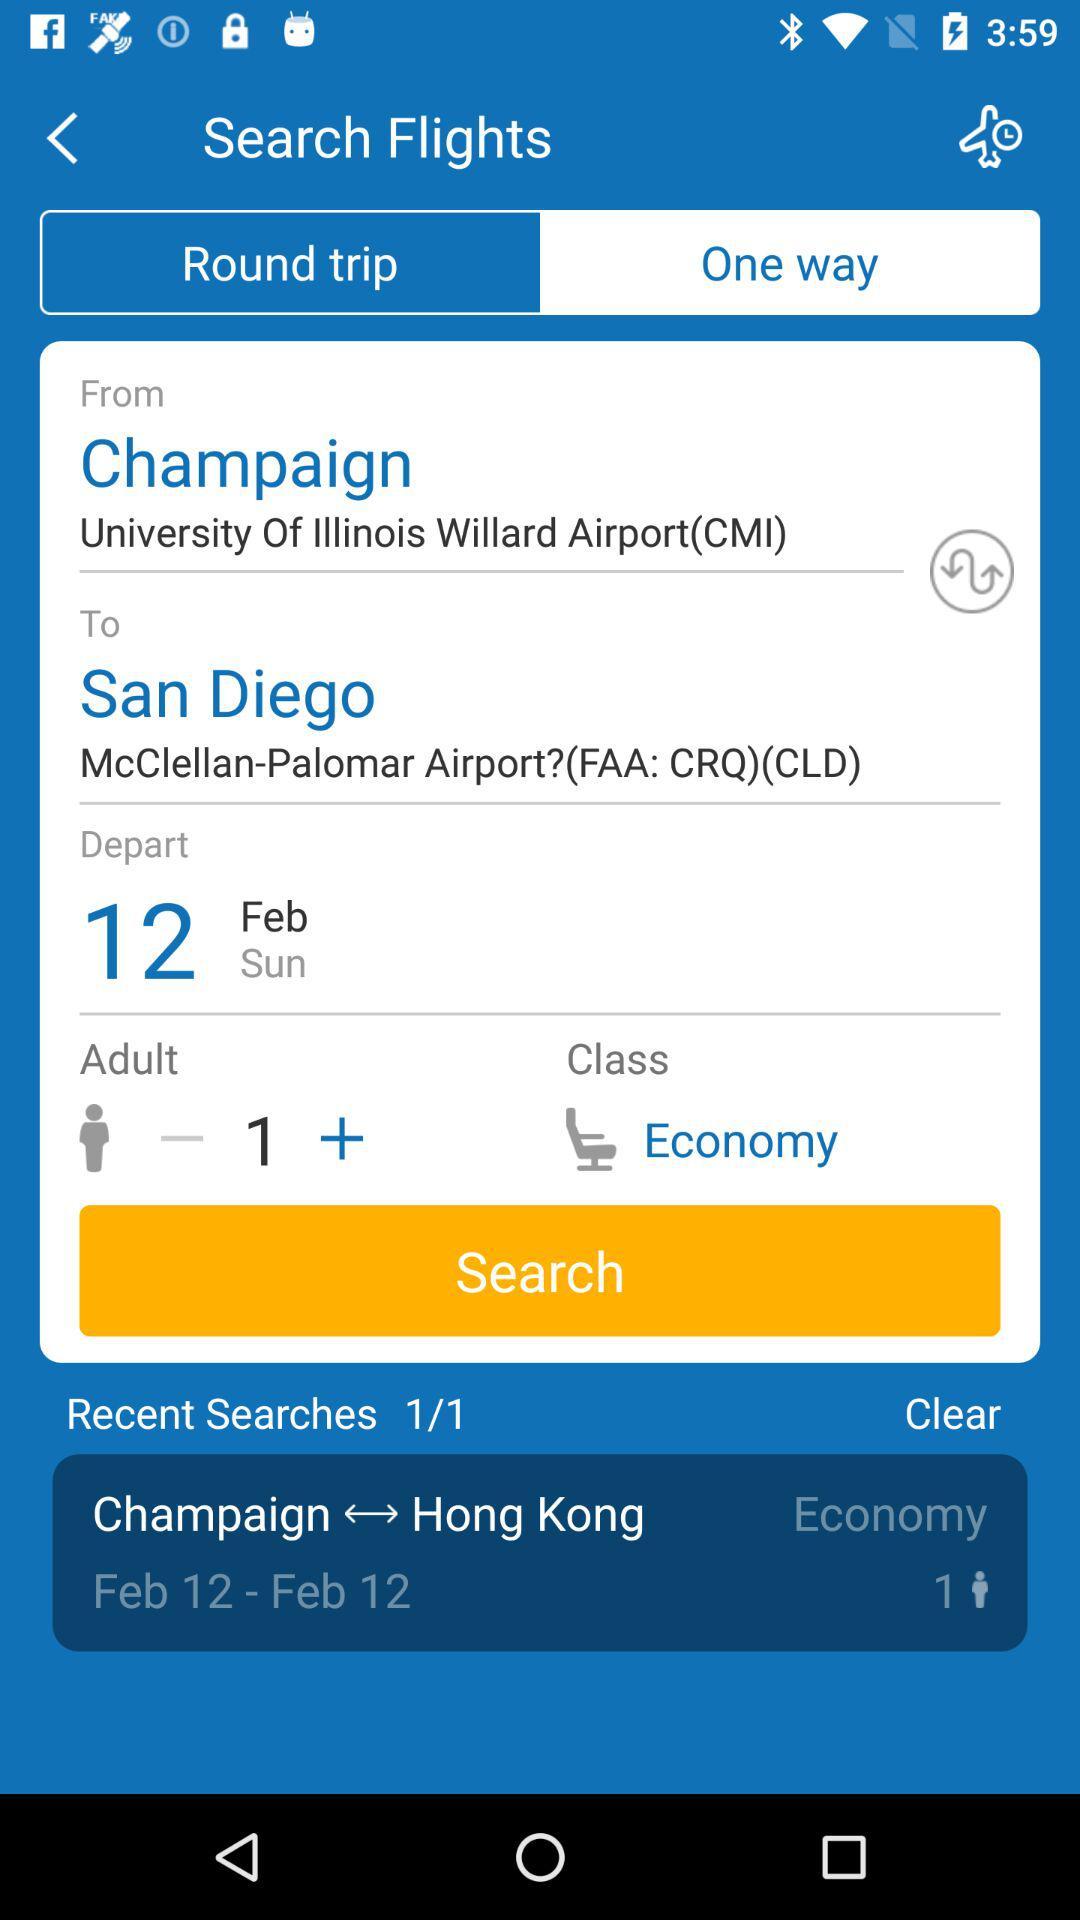  I want to click on roundtrip info, so click(971, 570).